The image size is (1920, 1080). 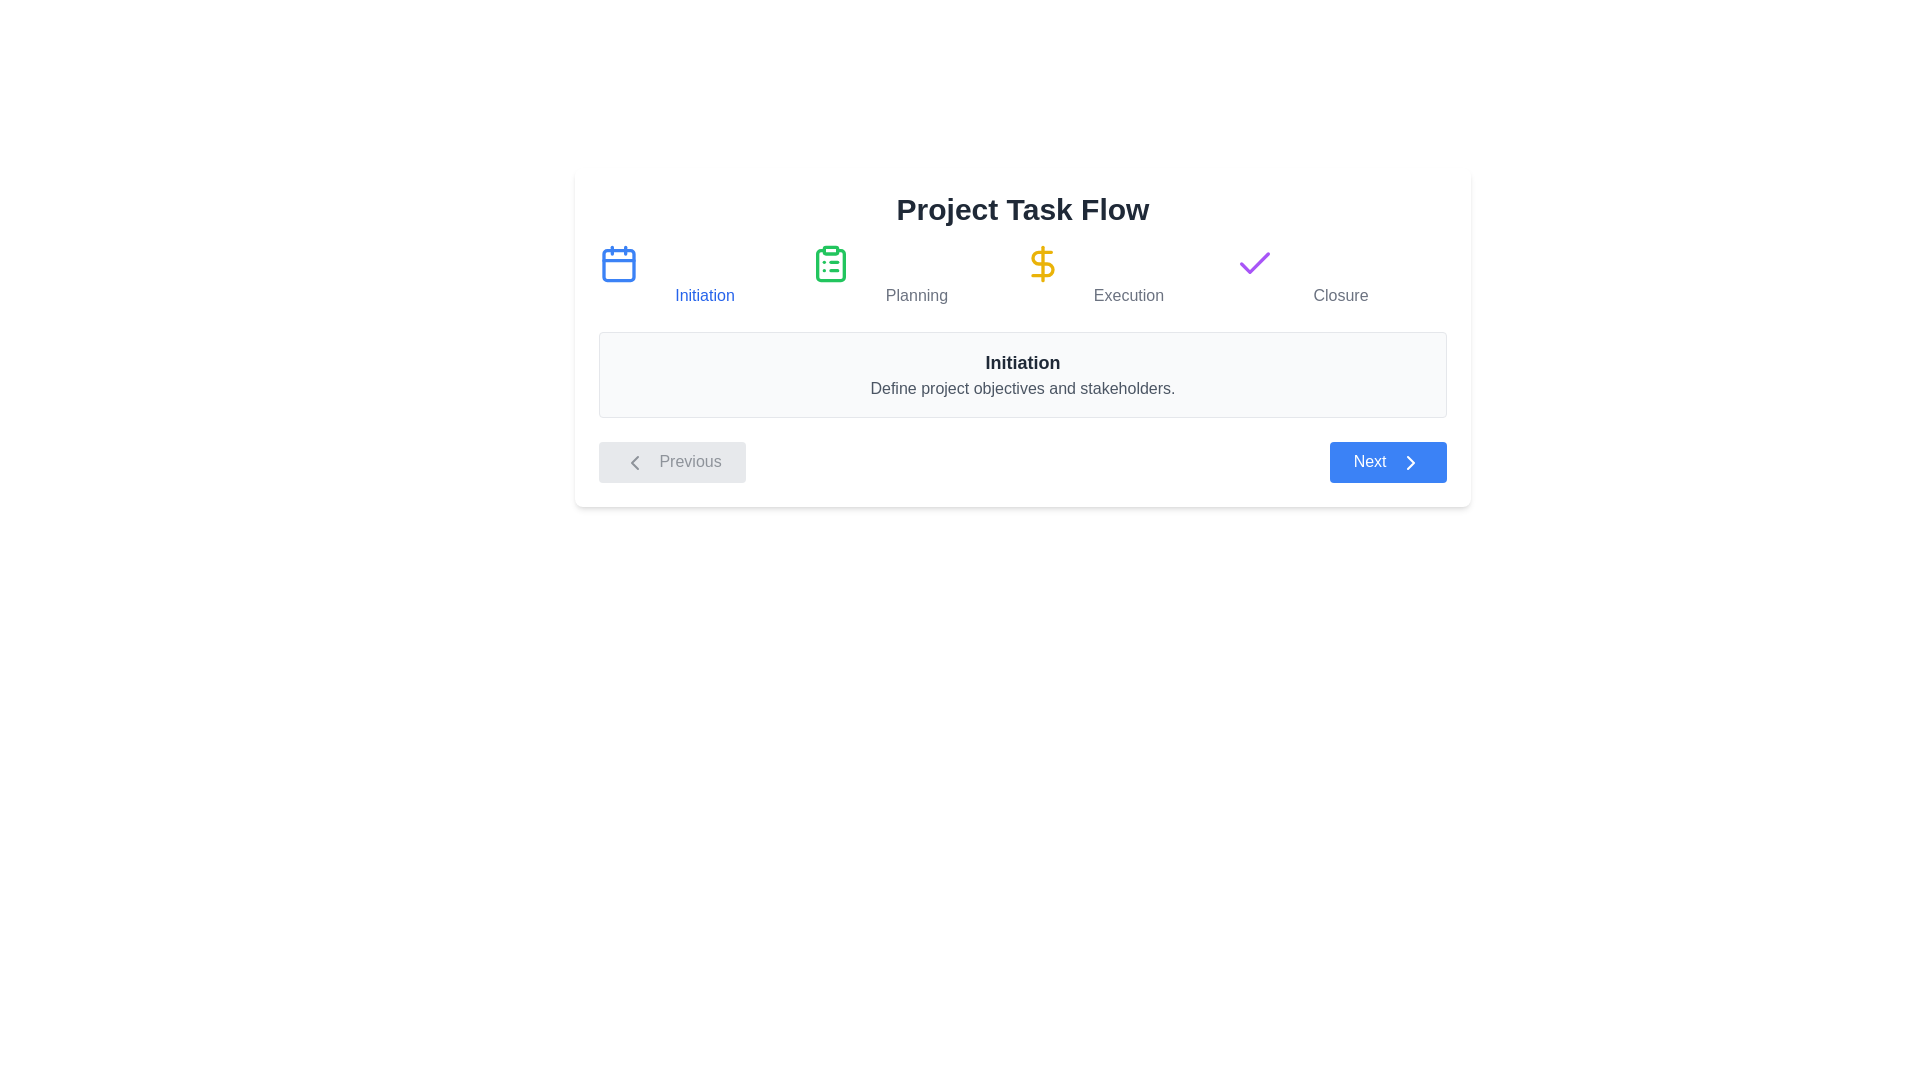 I want to click on the navigation button located at the bottom-left corner of the horizontal navigation bar to move to the previous step in the process, so click(x=672, y=462).